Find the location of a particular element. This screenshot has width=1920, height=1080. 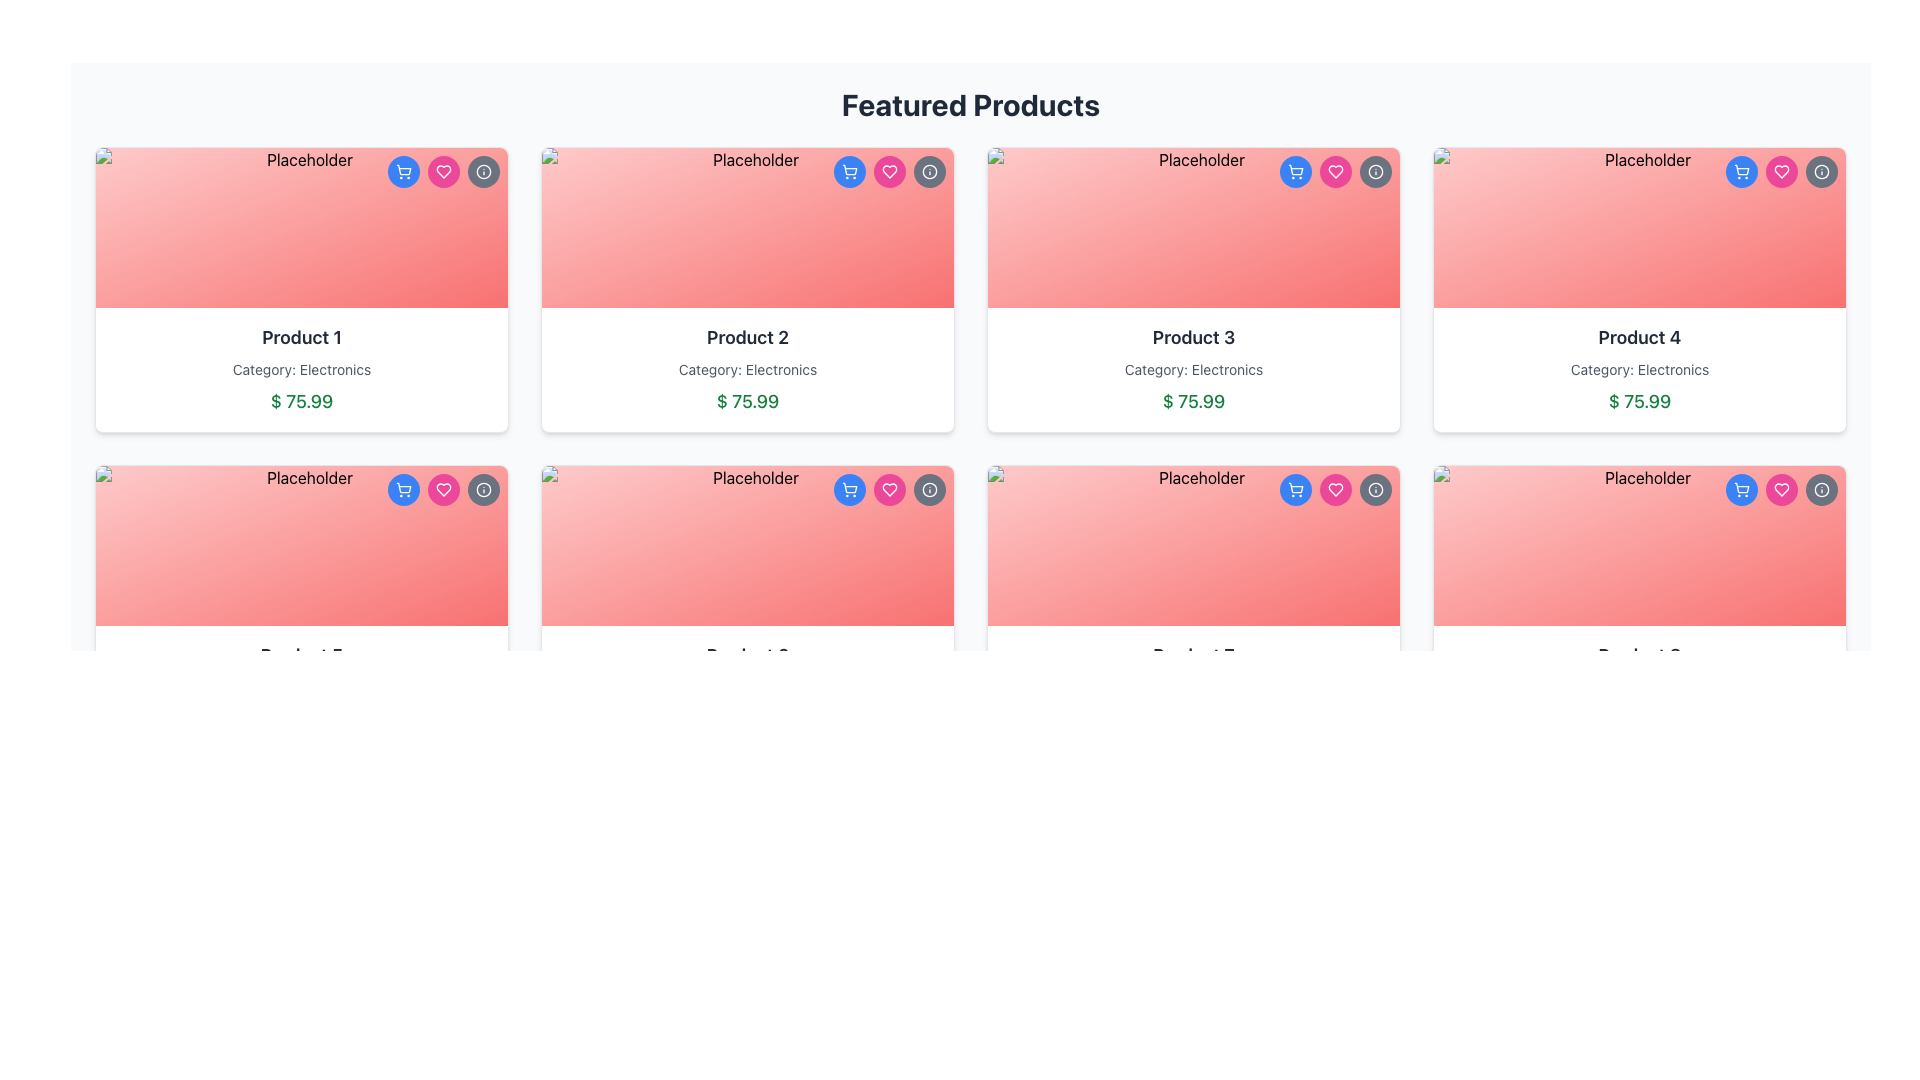

the shopping cart icon button located in the top-right corner of the card for 'Product 1' is located at coordinates (402, 171).